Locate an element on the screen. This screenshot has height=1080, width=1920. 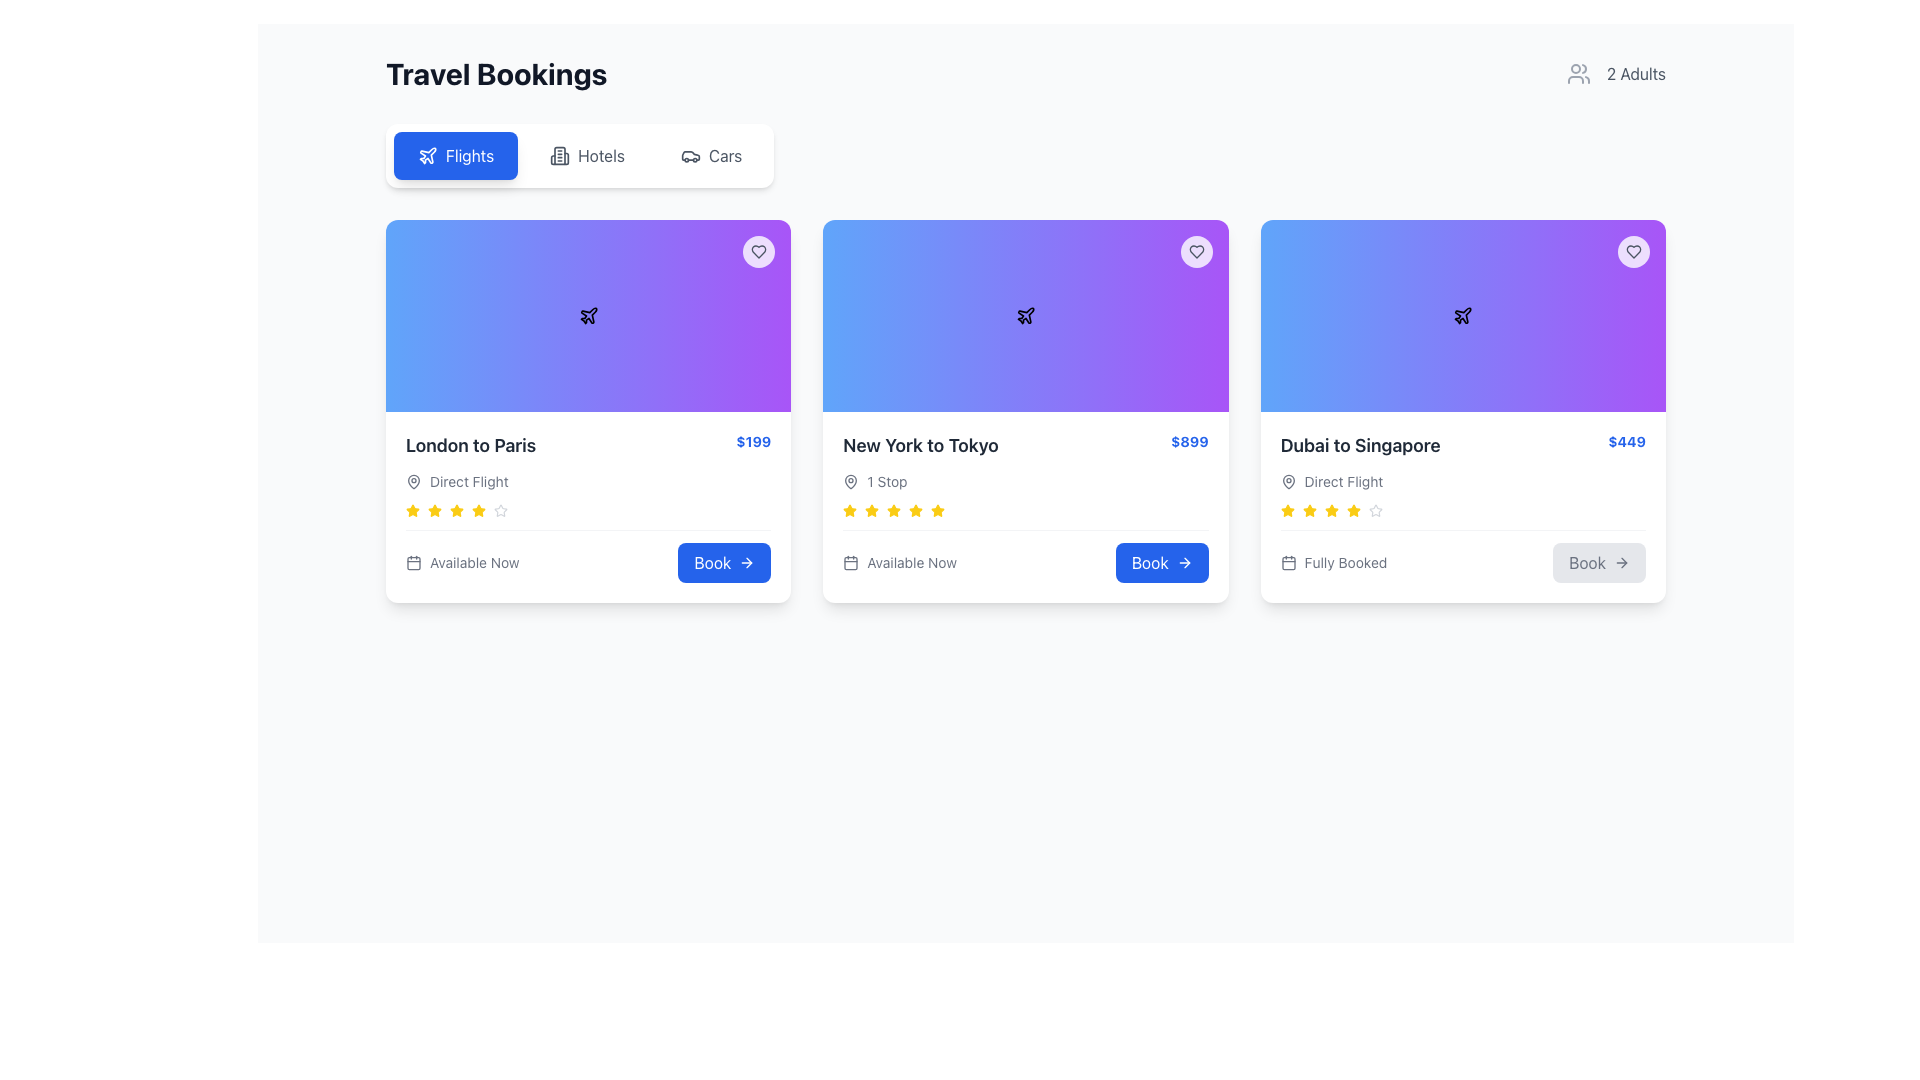
the booking button located in the bottom section of the first travel option card, positioned to the right of the 'Available Now' text, to initiate the booking process is located at coordinates (711, 563).